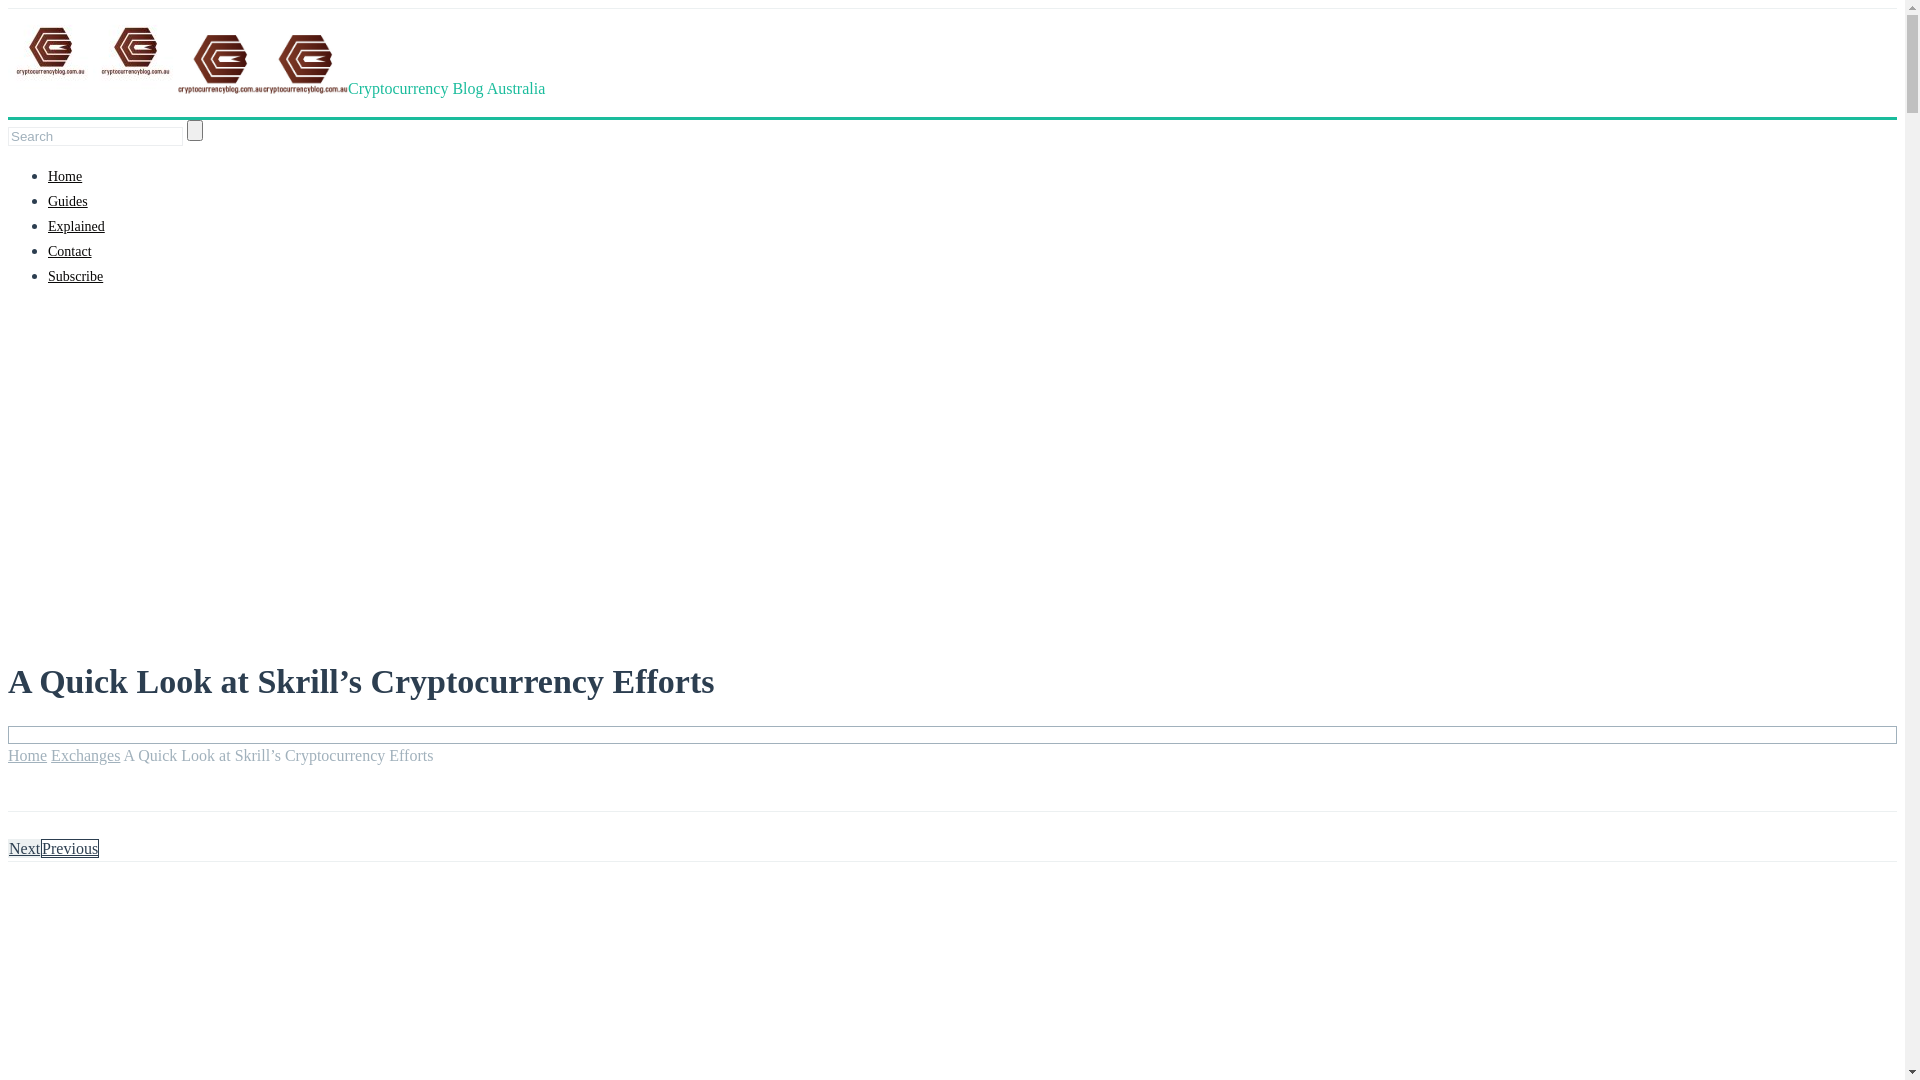 The width and height of the screenshot is (1920, 1080). What do you see at coordinates (67, 201) in the screenshot?
I see `'Guides'` at bounding box center [67, 201].